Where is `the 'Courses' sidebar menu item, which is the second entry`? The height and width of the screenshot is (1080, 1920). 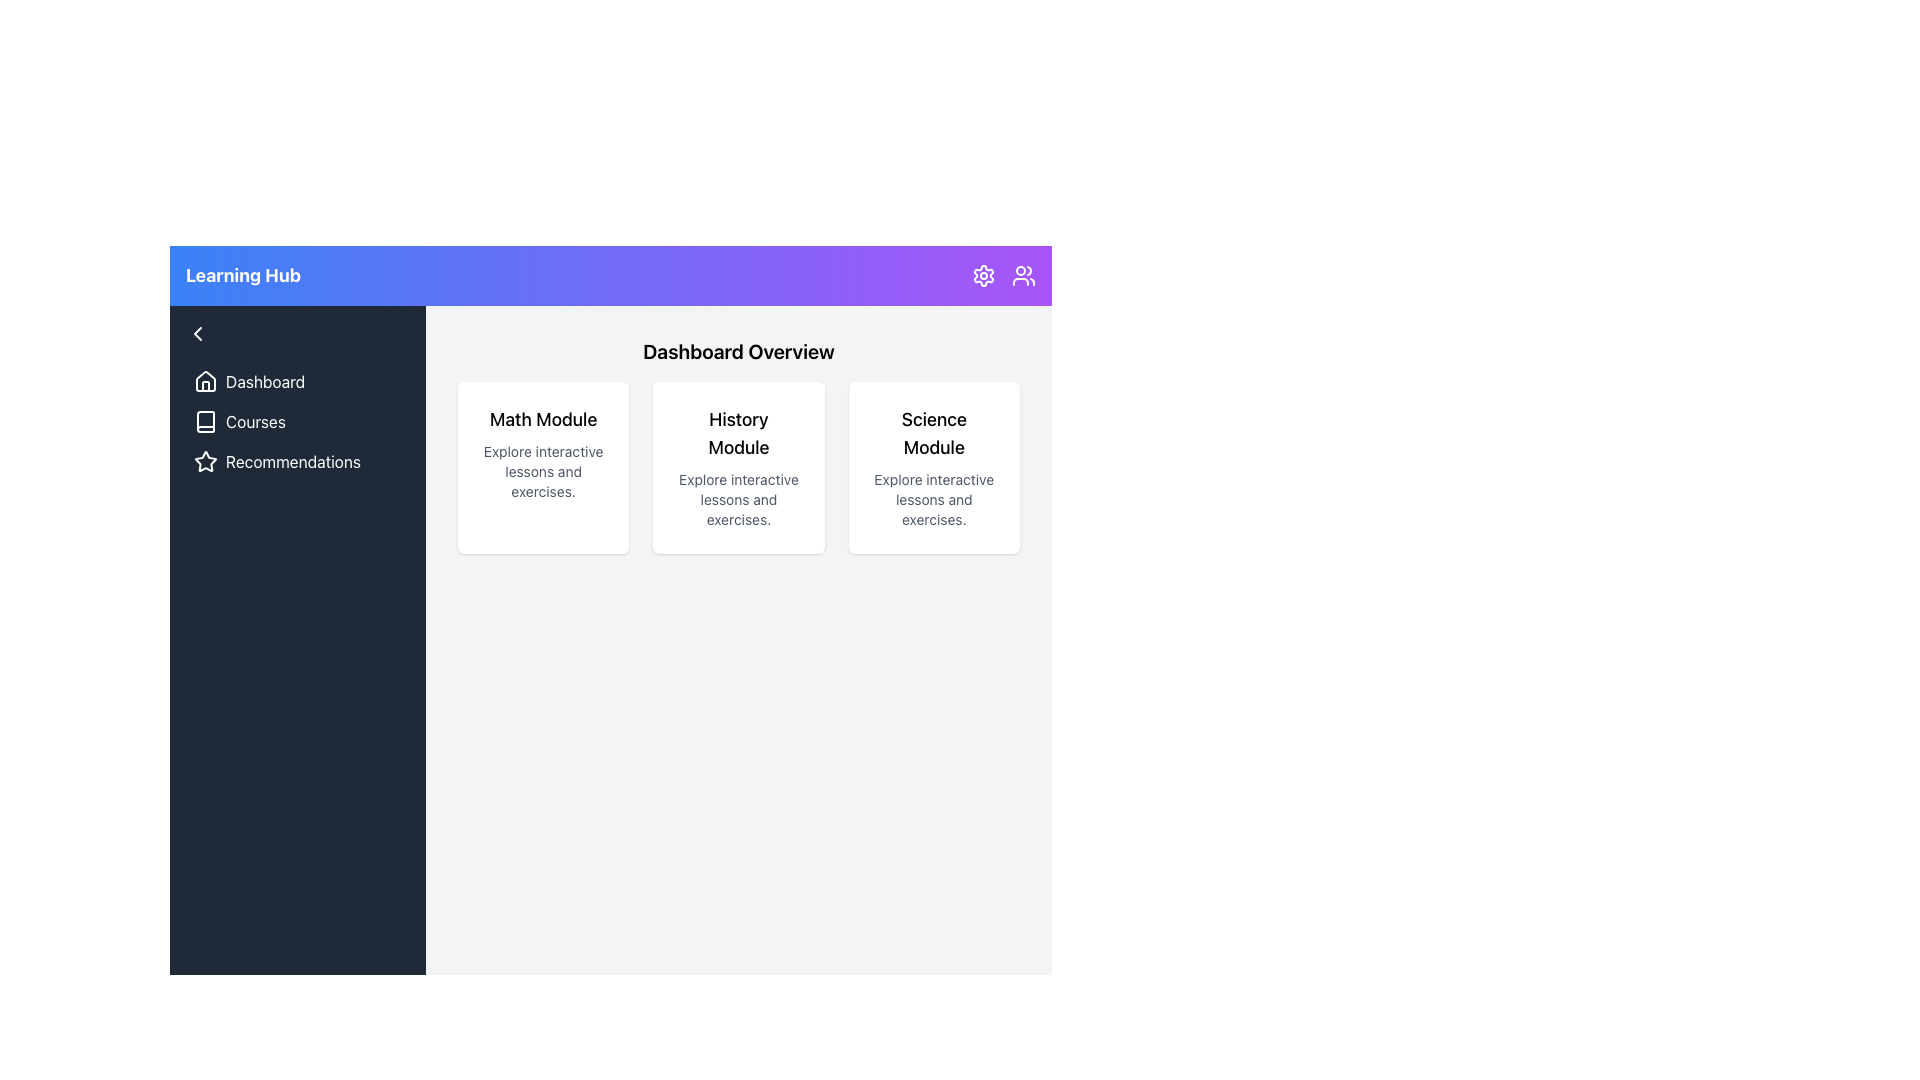
the 'Courses' sidebar menu item, which is the second entry is located at coordinates (296, 420).